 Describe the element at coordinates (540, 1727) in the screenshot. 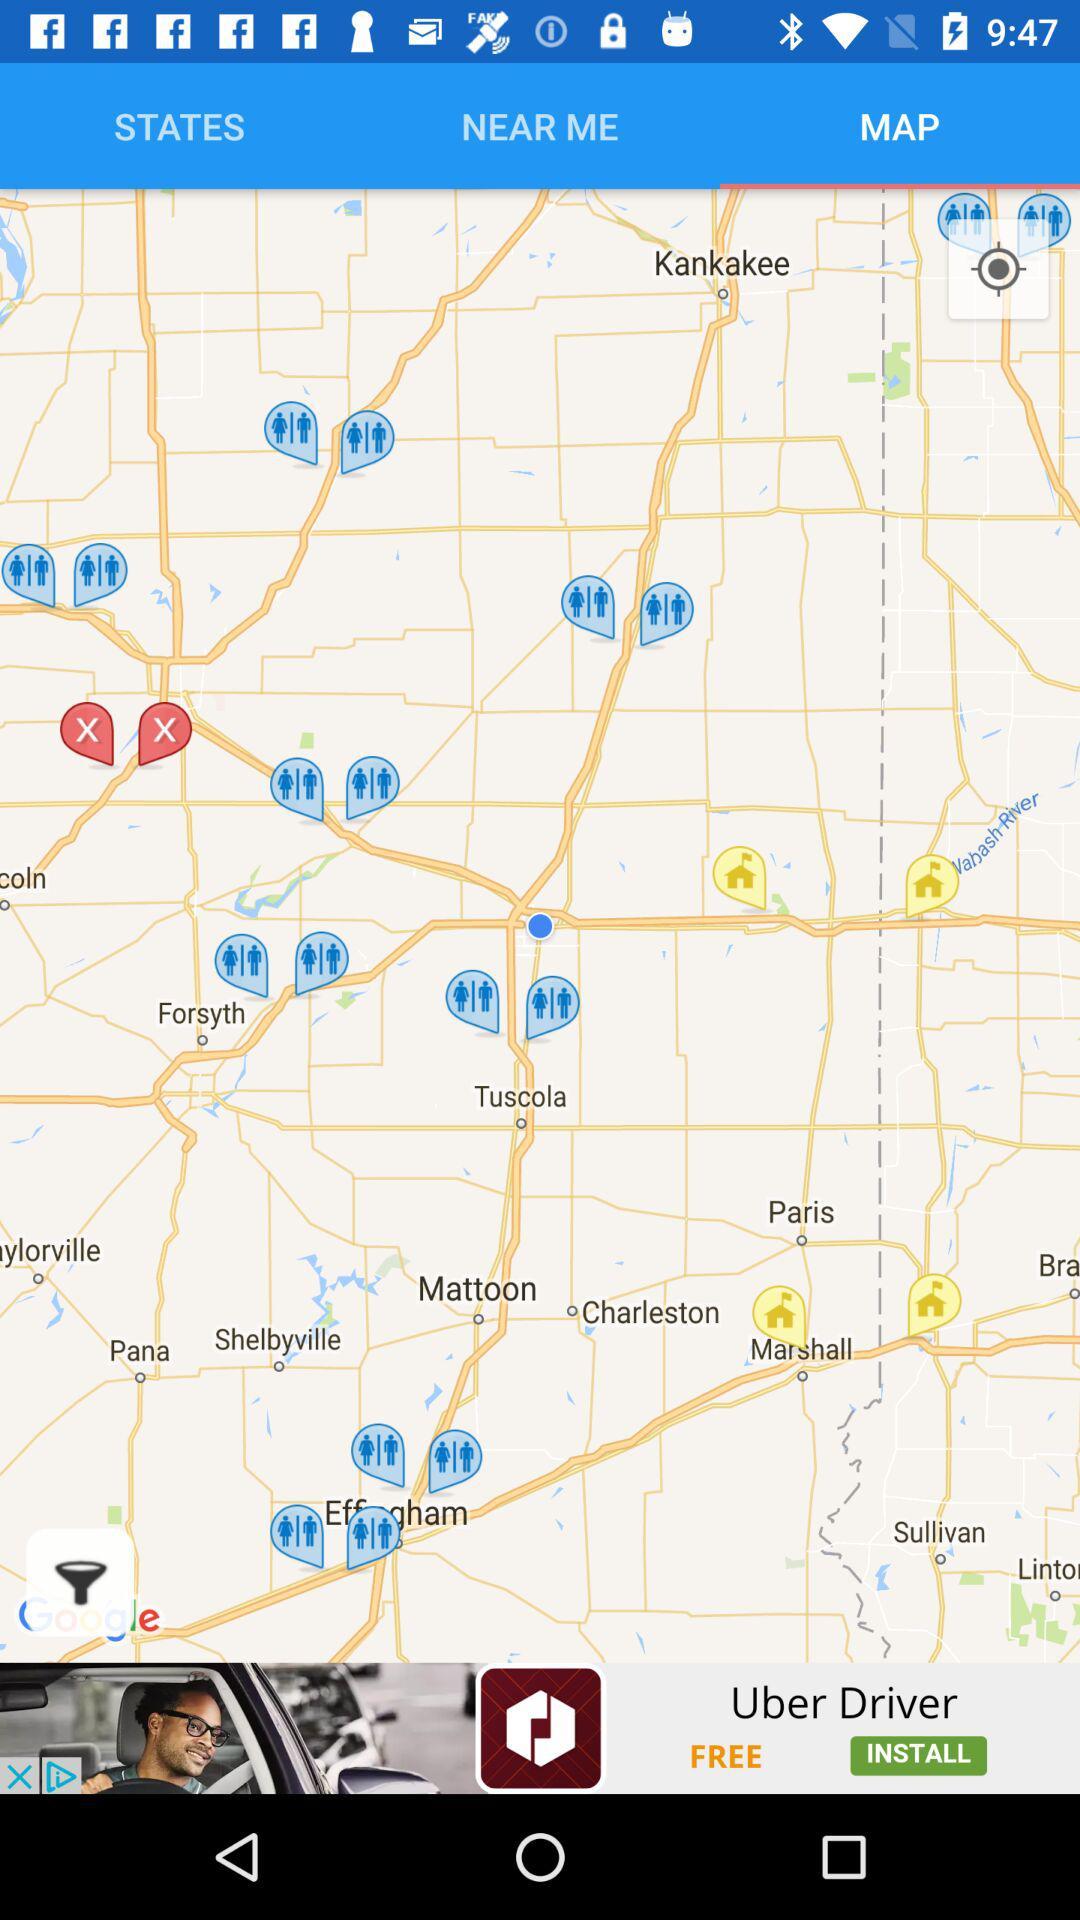

I see `advertisement option` at that location.